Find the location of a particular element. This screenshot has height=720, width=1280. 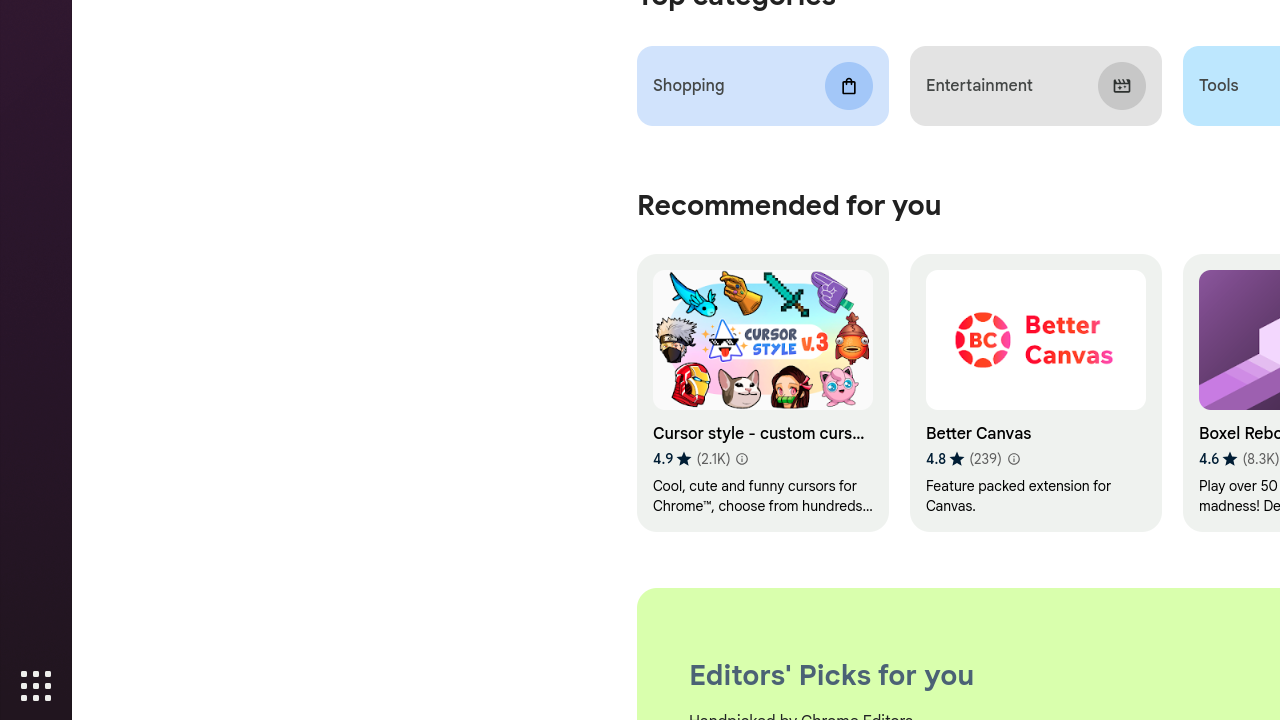

'Show Applications' is located at coordinates (35, 685).